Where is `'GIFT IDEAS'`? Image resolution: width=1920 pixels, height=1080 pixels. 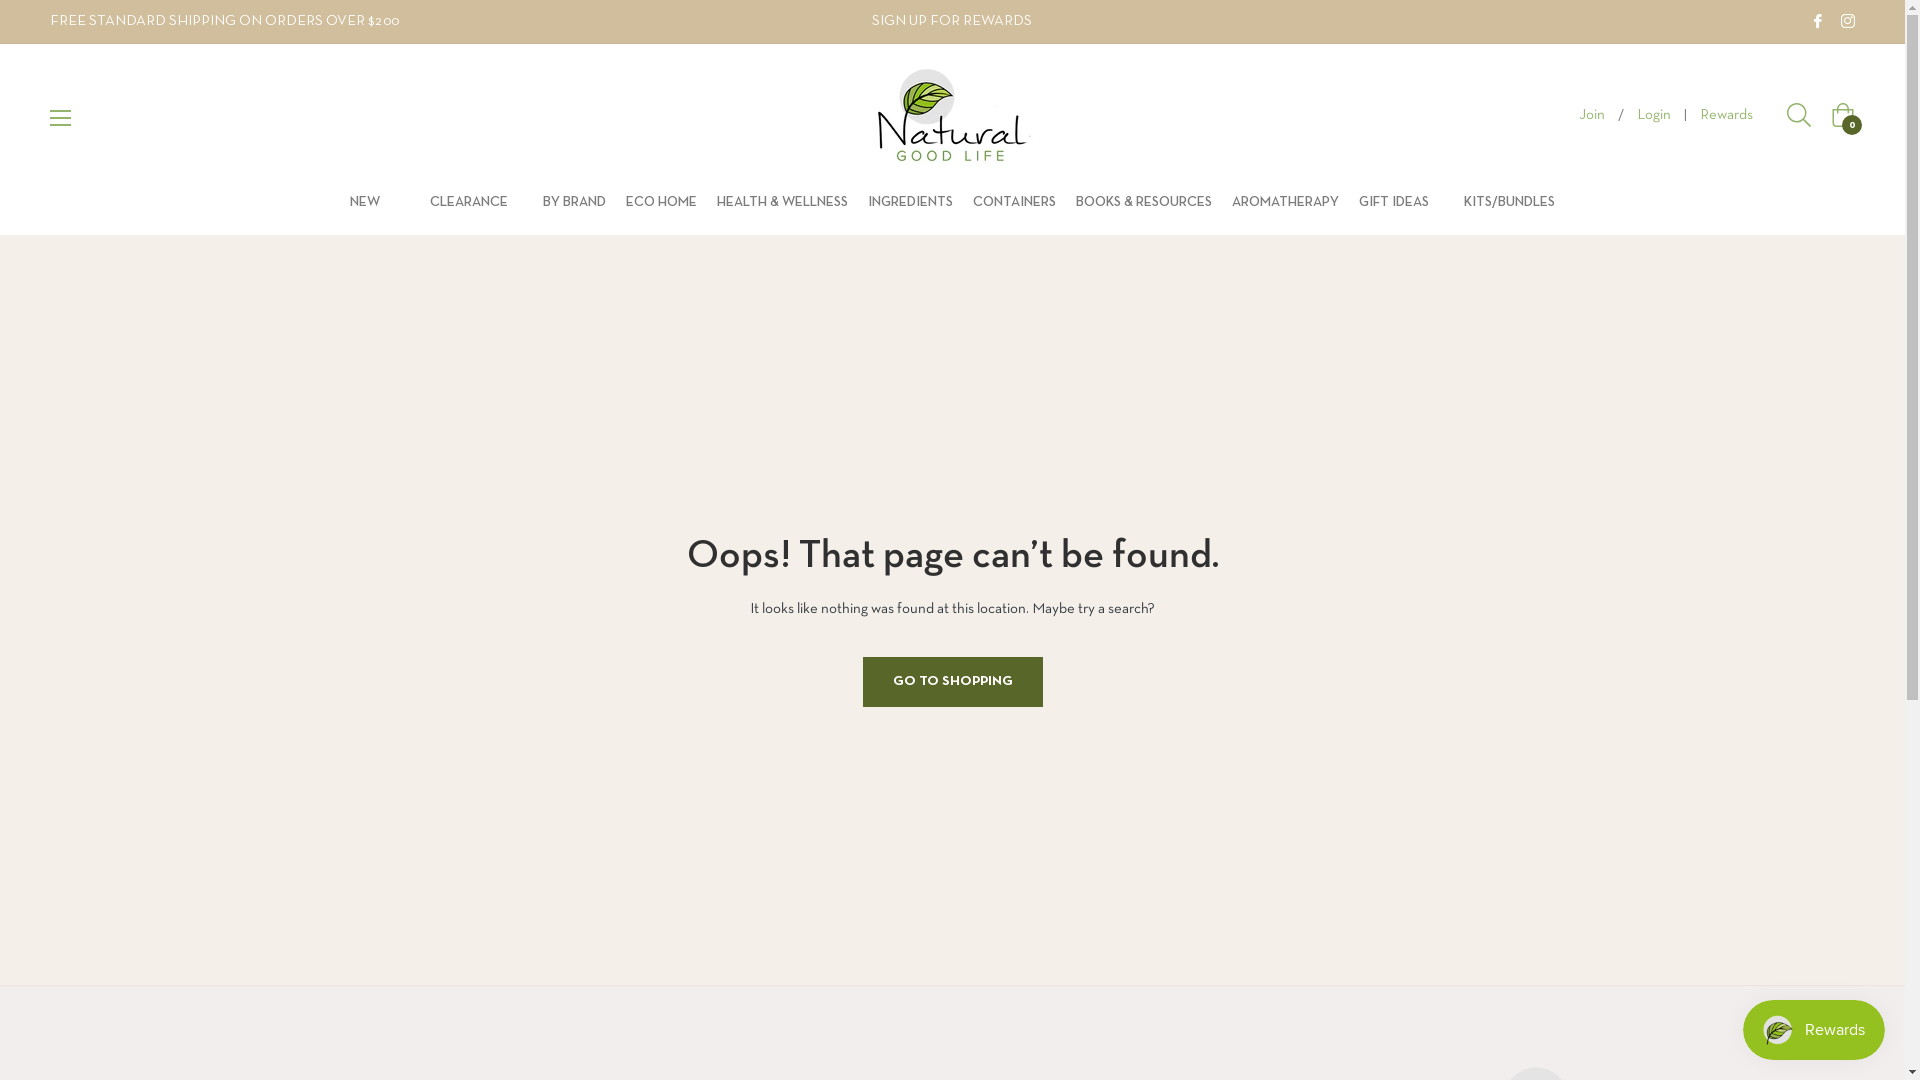 'GIFT IDEAS' is located at coordinates (1392, 202).